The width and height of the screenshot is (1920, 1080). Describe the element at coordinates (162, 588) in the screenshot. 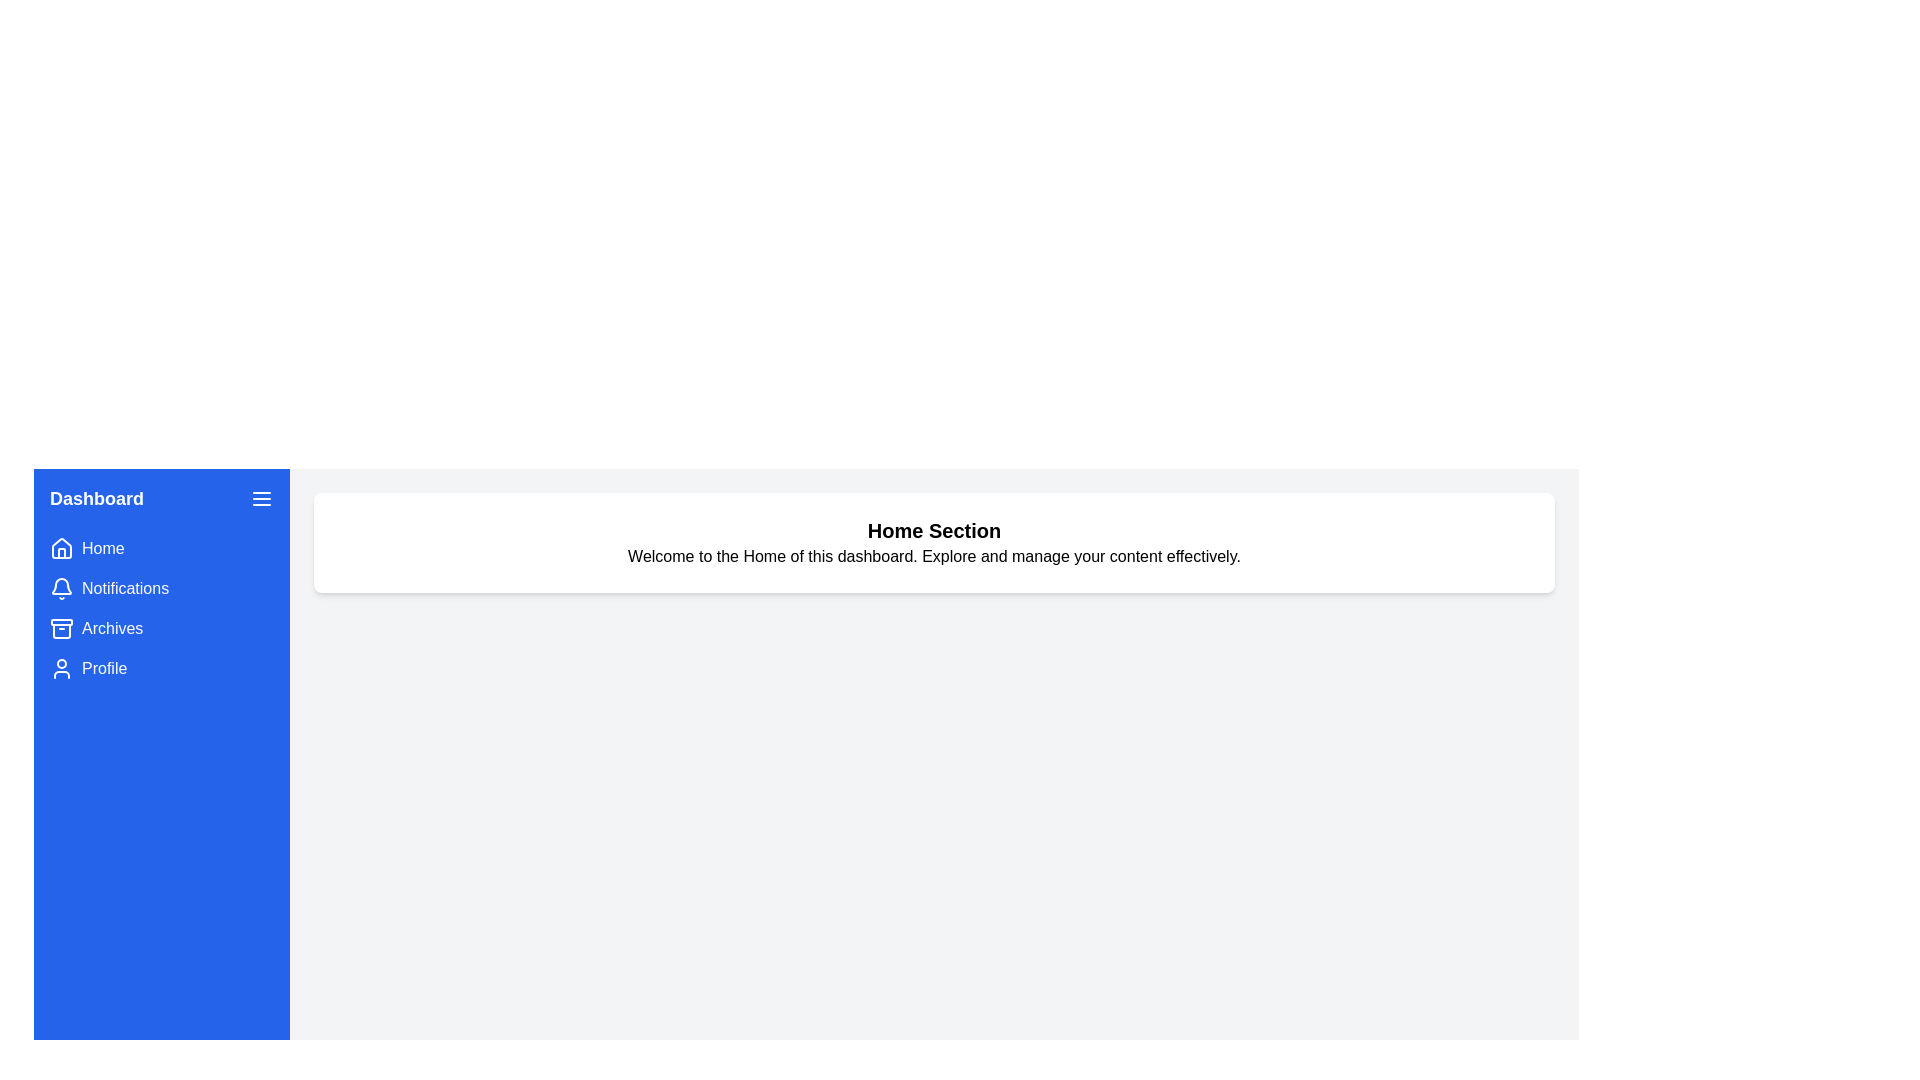

I see `the 'Notifications' navigational item, which features a bell icon and is located in the blue navigation sidebar, positioned as the second item below 'Home'` at that location.